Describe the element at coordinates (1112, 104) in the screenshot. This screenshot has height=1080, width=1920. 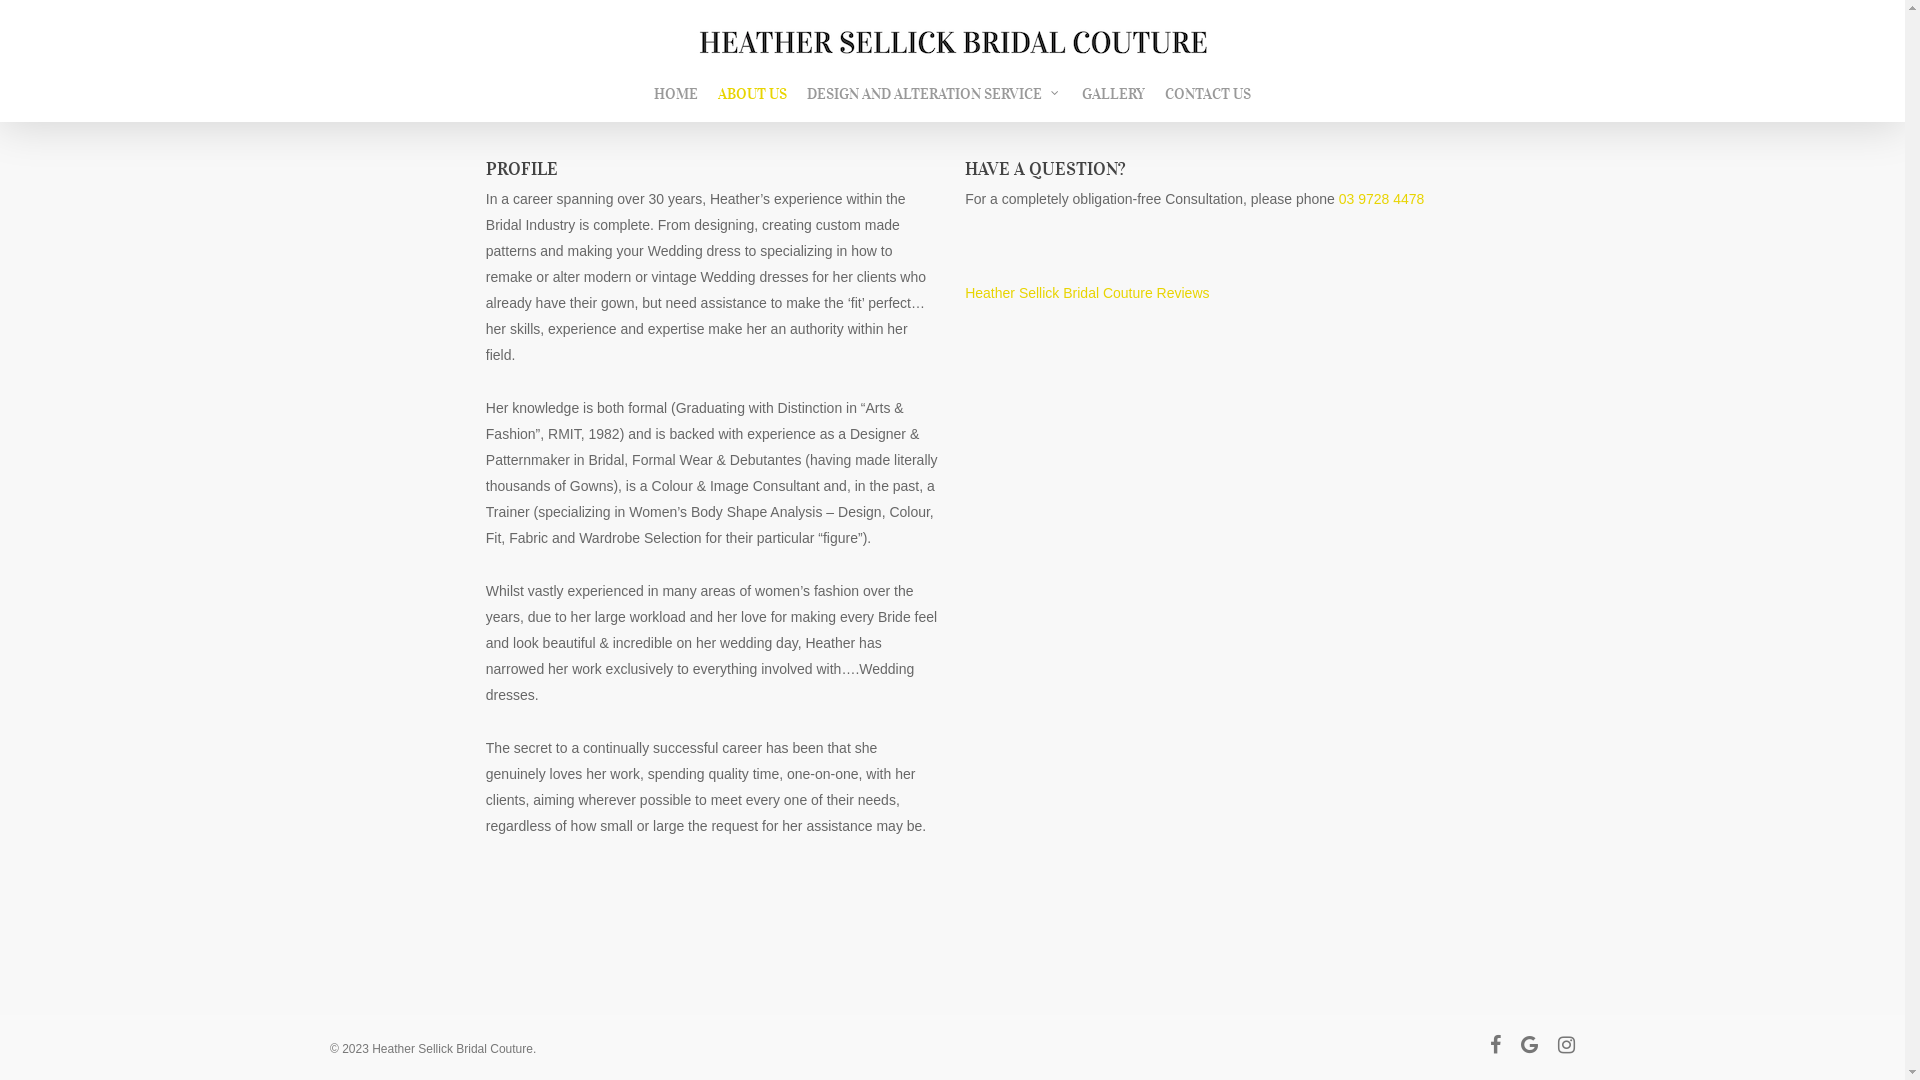
I see `'GALLERY'` at that location.